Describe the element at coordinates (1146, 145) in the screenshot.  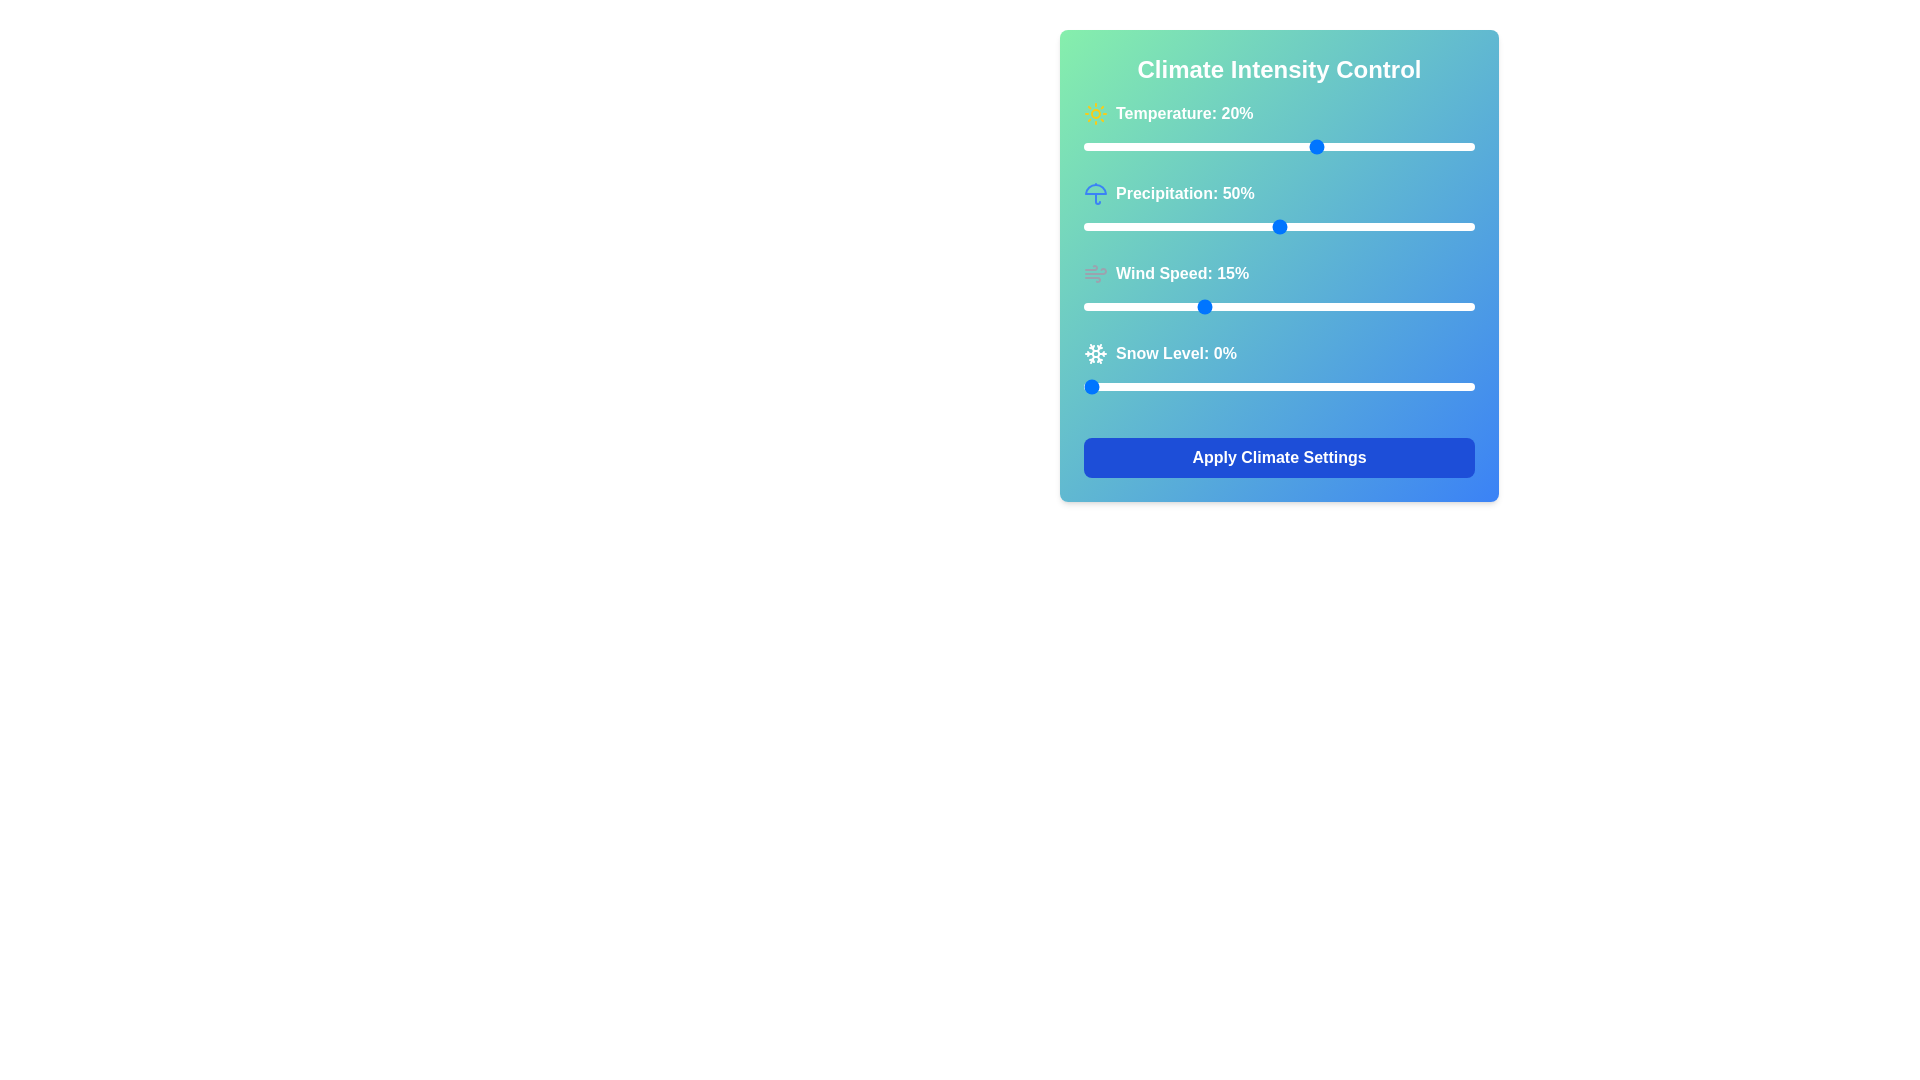
I see `the Temperature` at that location.